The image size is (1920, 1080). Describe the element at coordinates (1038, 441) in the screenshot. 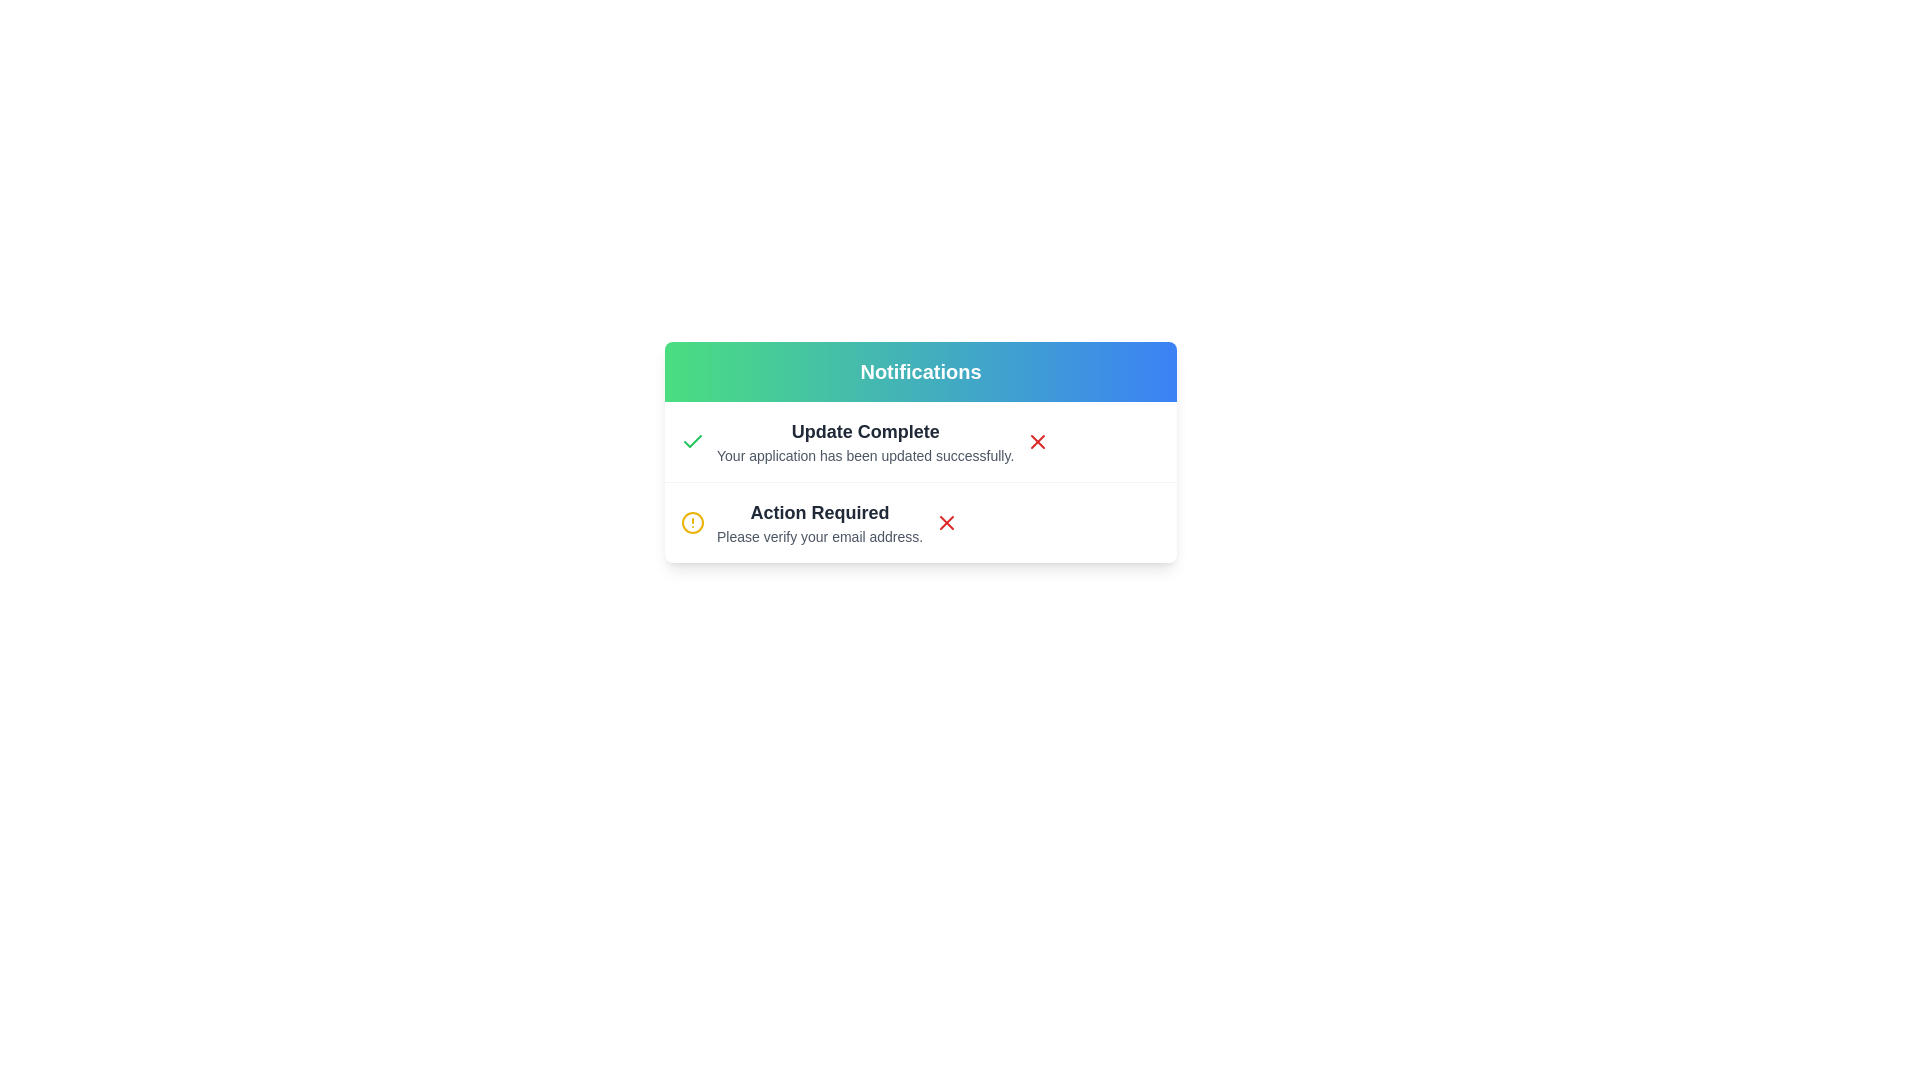

I see `the close or dismiss icon located on the right-hand side of the 'Update Complete' message in the notifications card` at that location.